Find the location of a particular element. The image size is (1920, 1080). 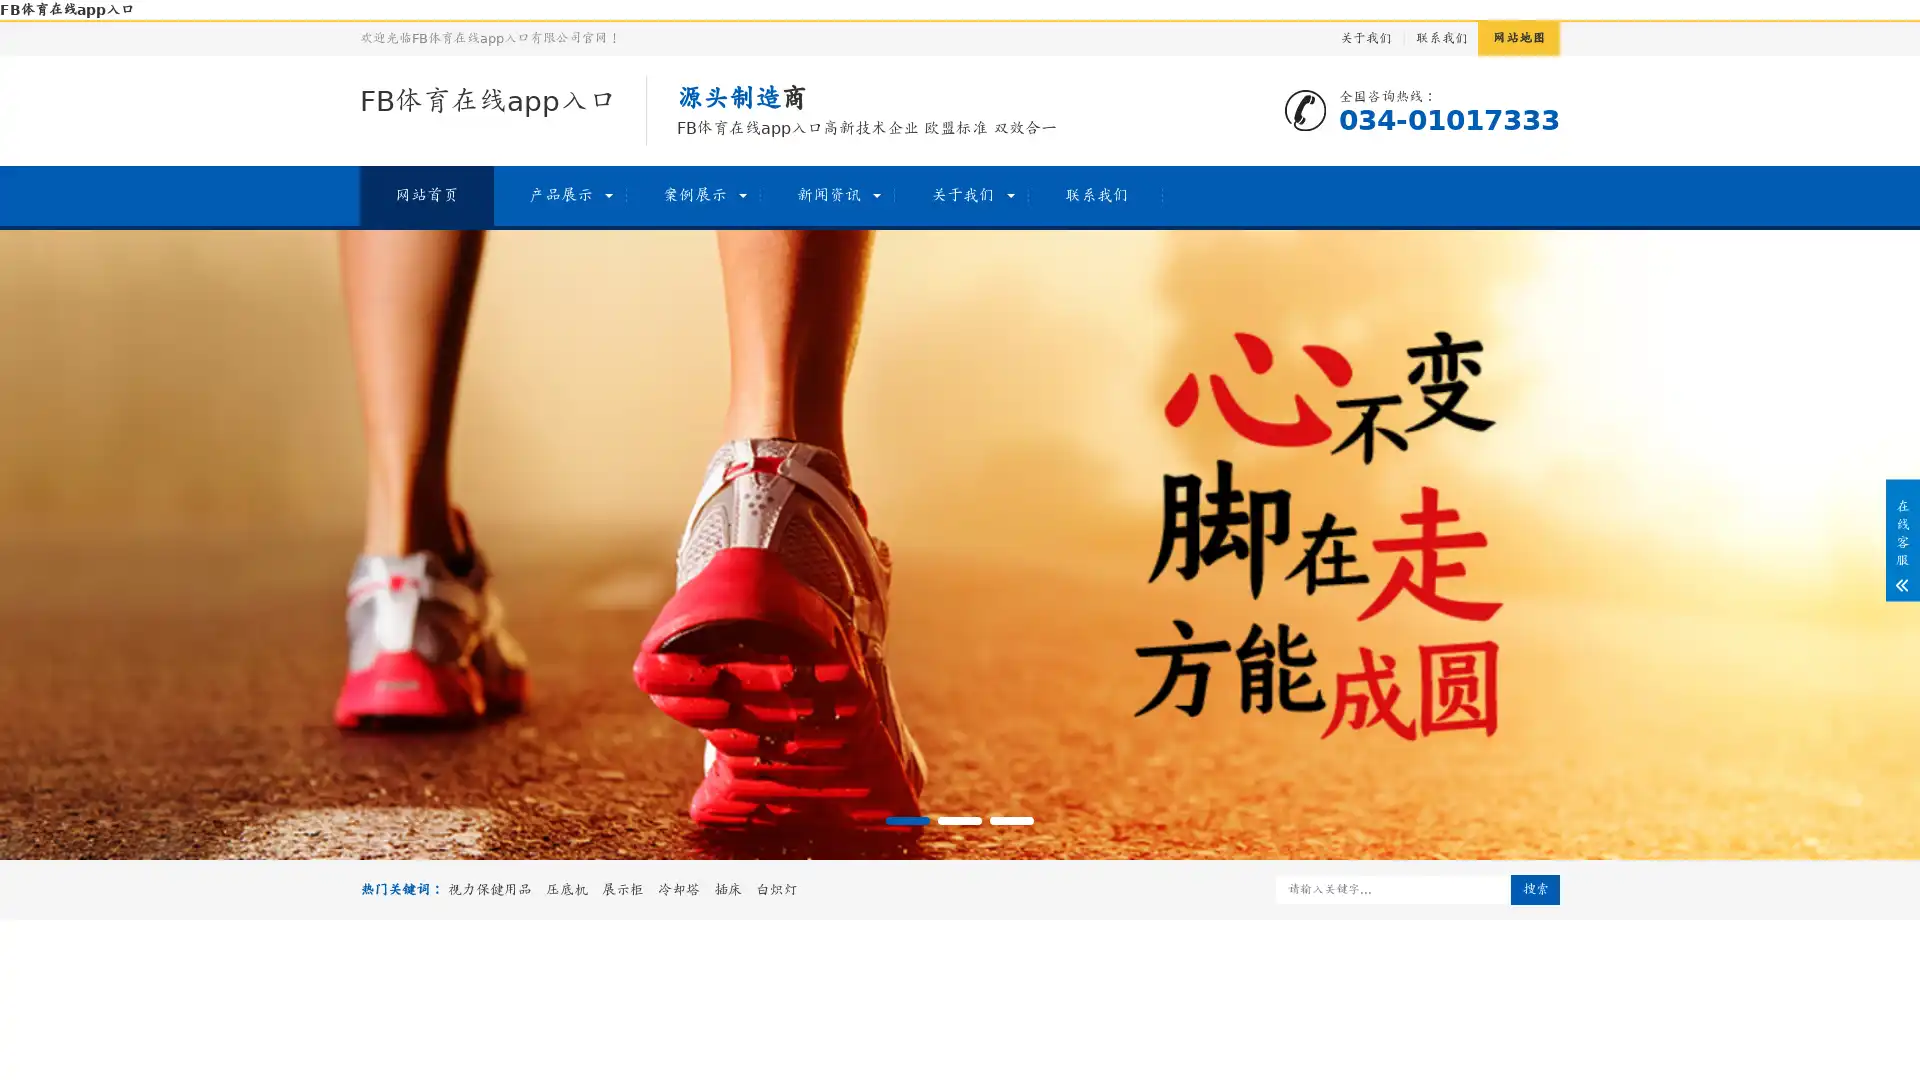

Go to slide 3 is located at coordinates (1012, 821).